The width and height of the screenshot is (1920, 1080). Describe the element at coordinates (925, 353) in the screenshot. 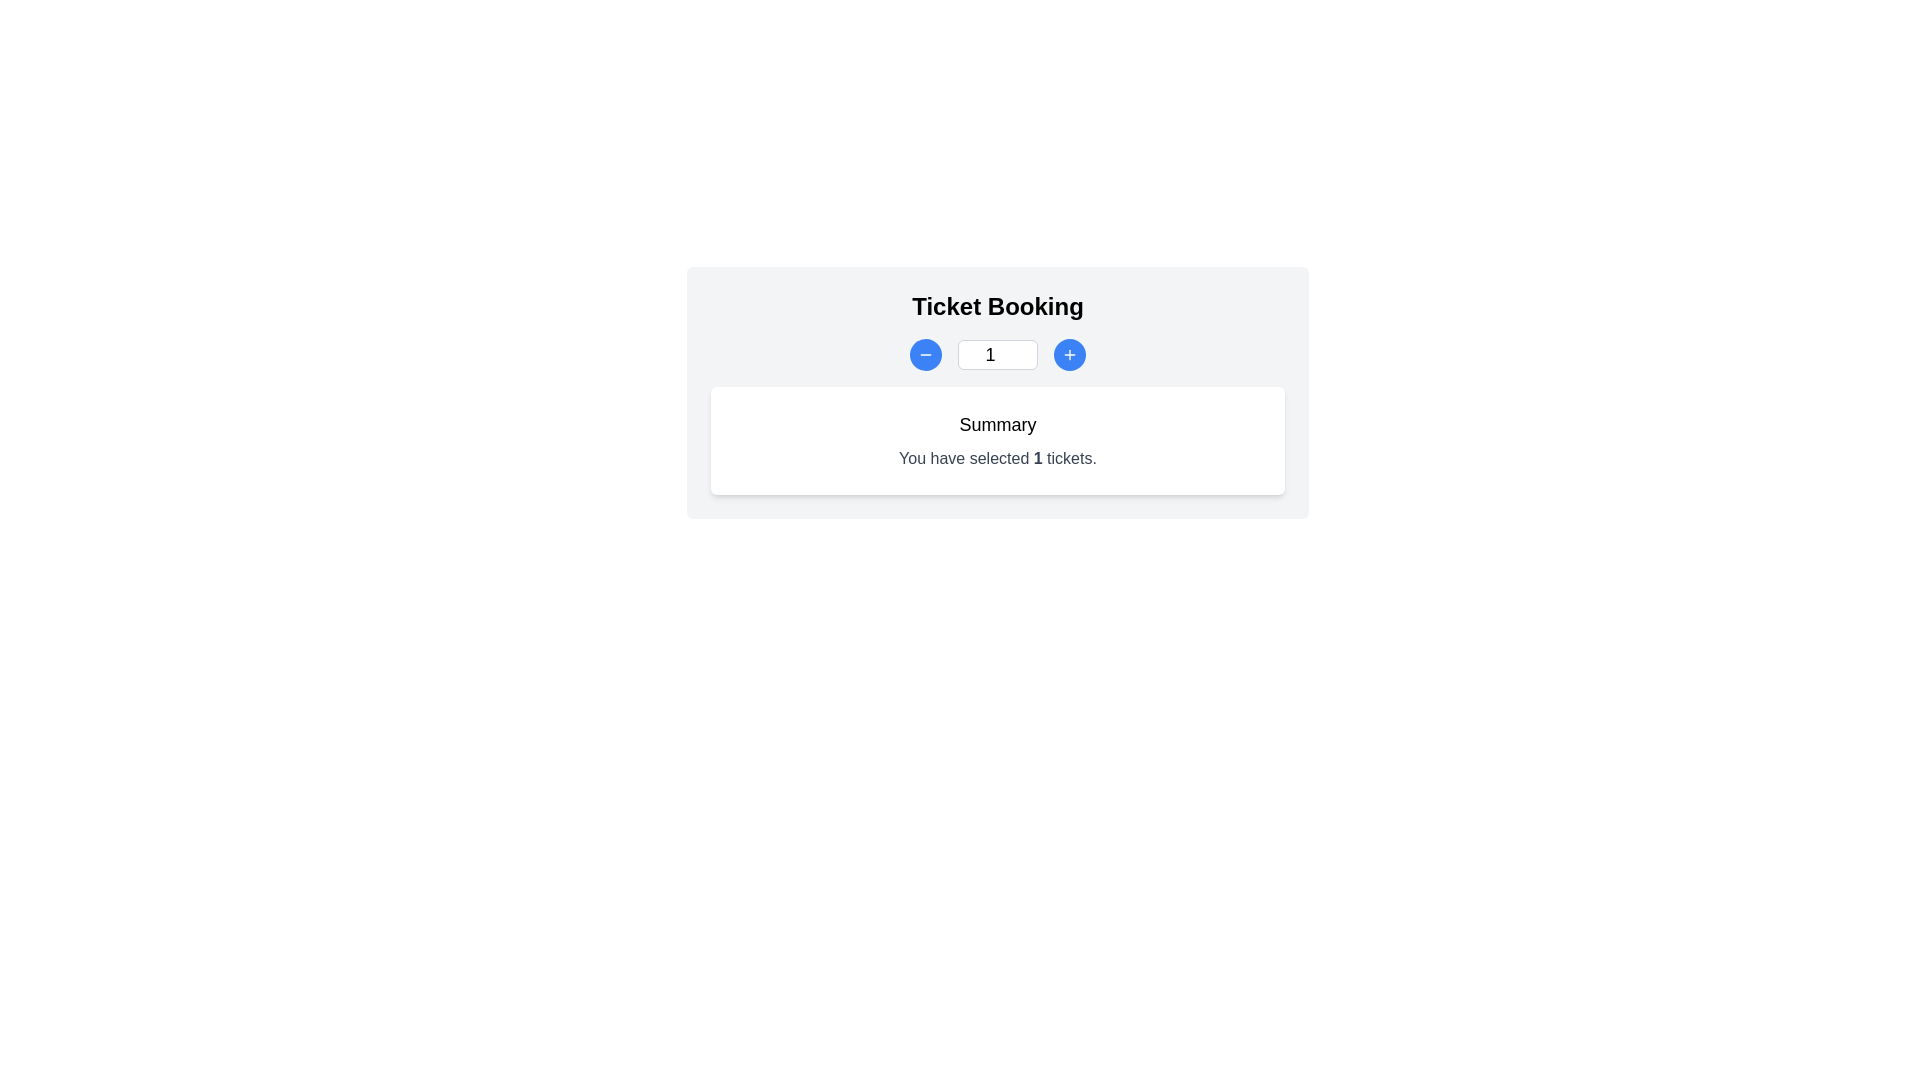

I see `the centered minus icon inside the blue circular button to decrease the count in the 'Ticket Booking' UI section` at that location.